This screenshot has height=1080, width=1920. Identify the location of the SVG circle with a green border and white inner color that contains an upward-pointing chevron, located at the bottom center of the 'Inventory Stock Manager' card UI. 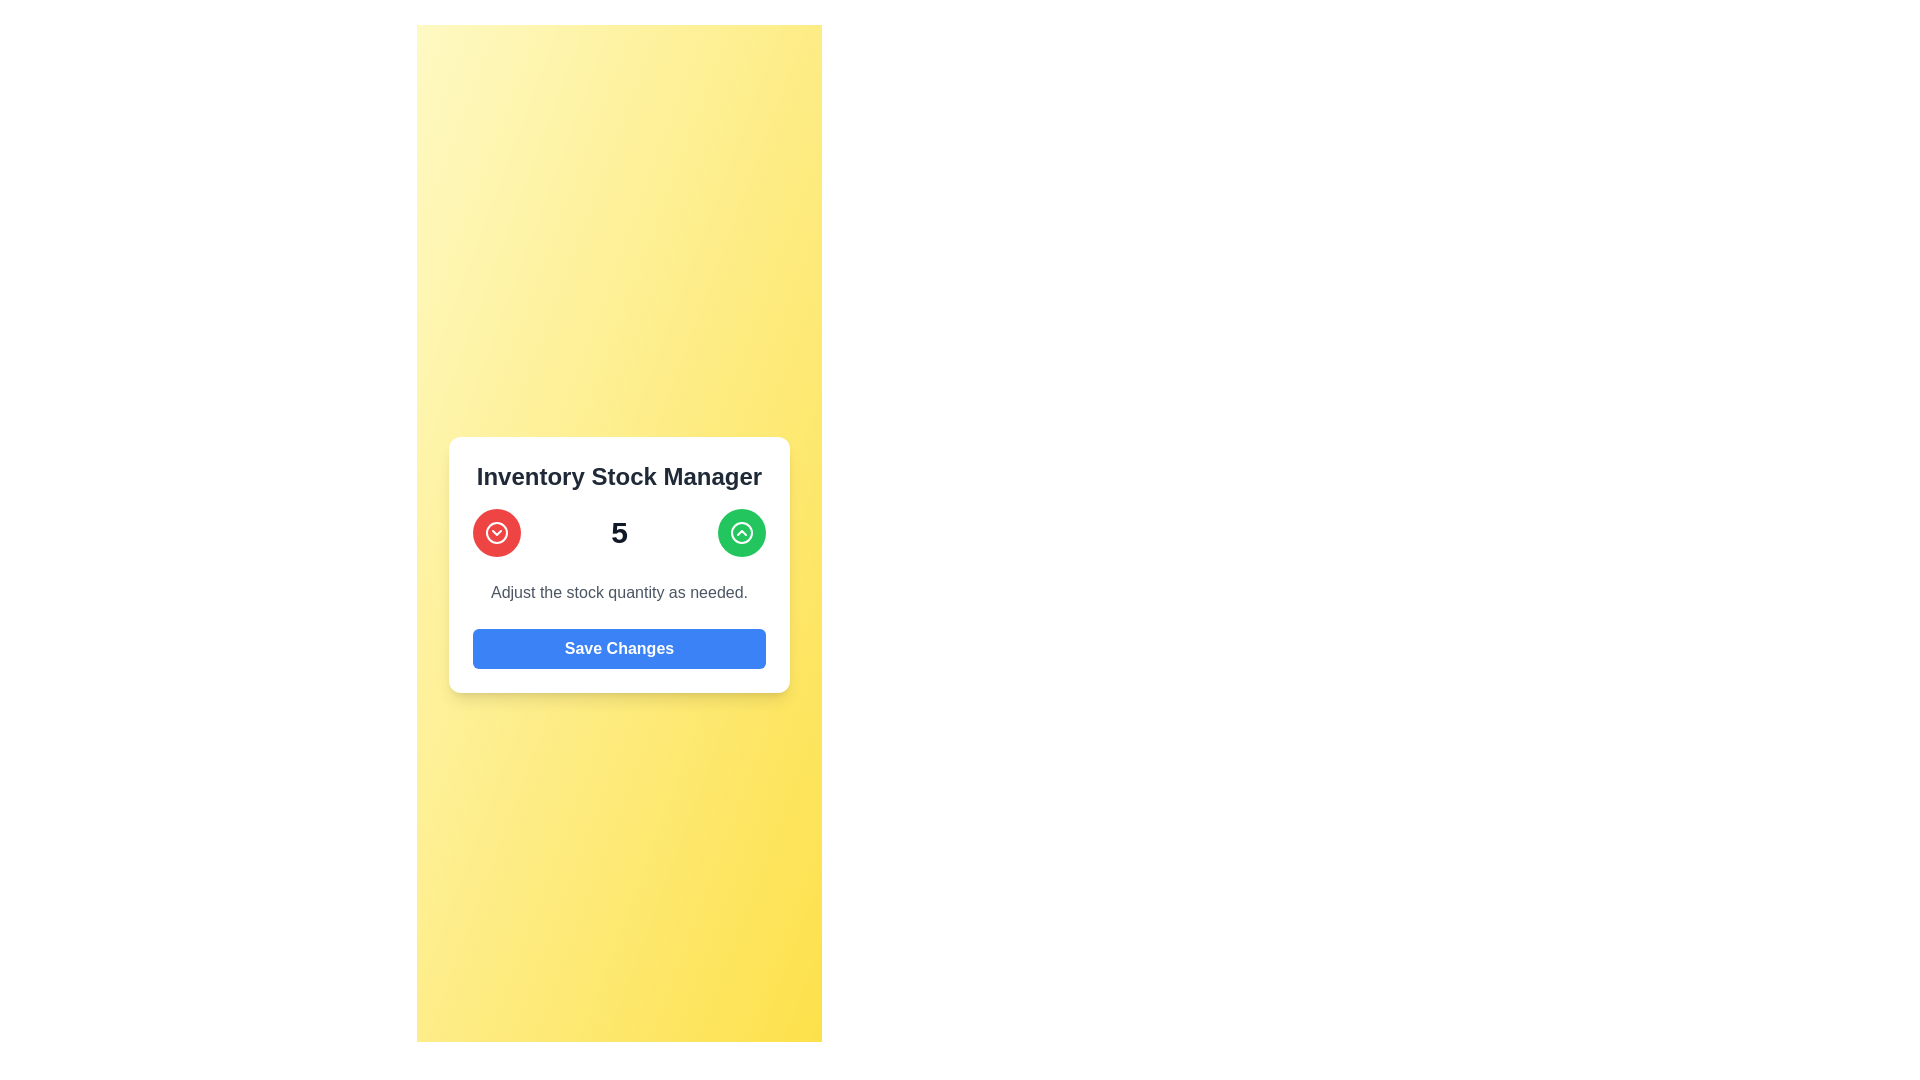
(741, 531).